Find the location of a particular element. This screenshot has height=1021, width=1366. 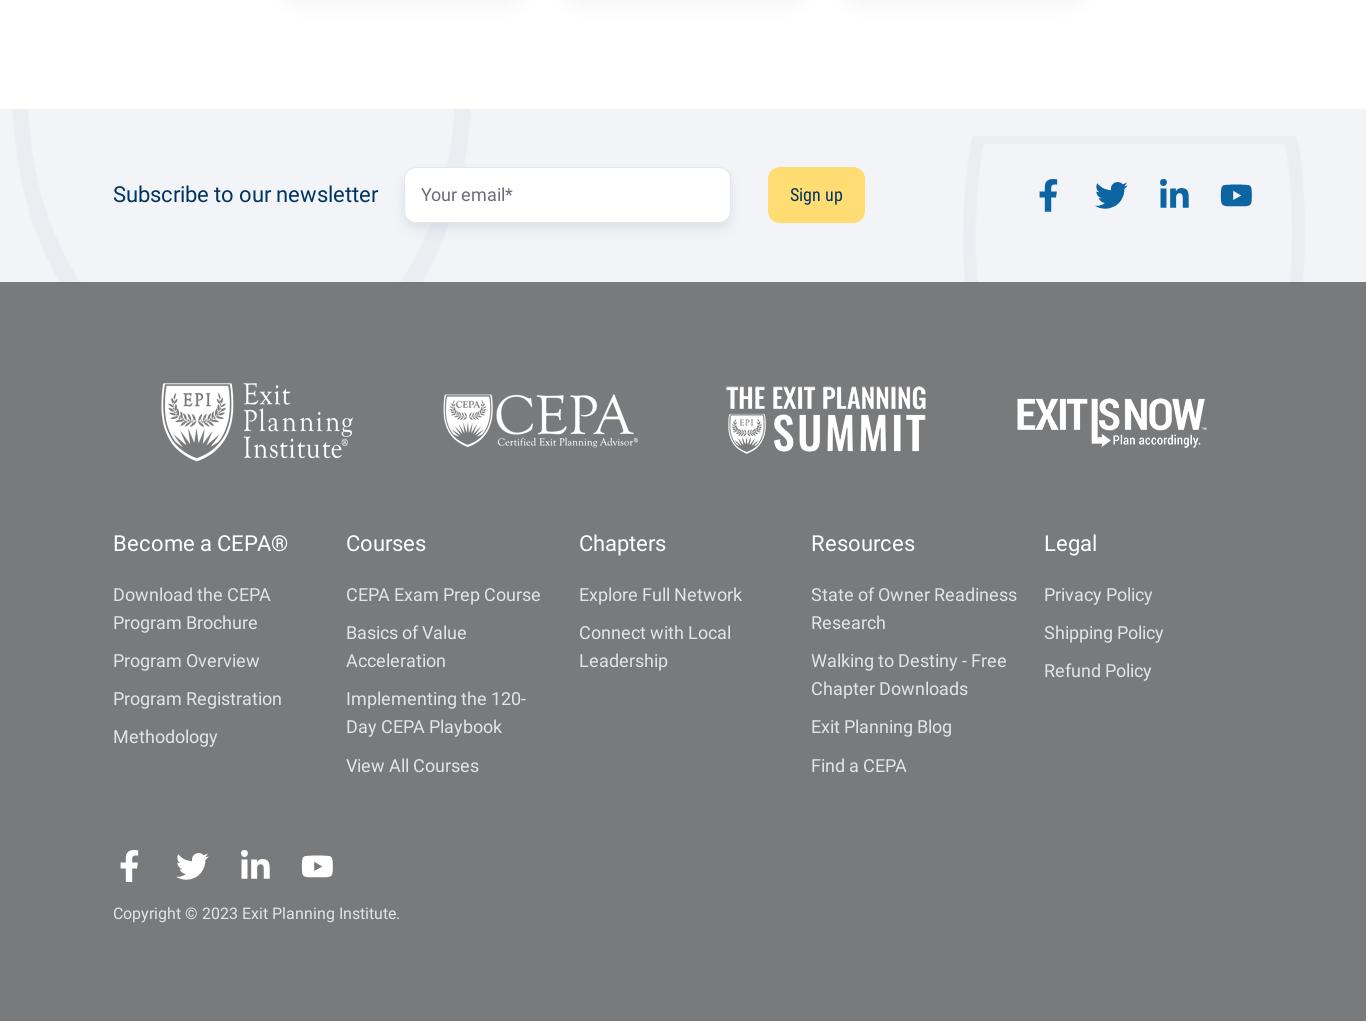

'State of Owner Readiness Research' is located at coordinates (913, 607).